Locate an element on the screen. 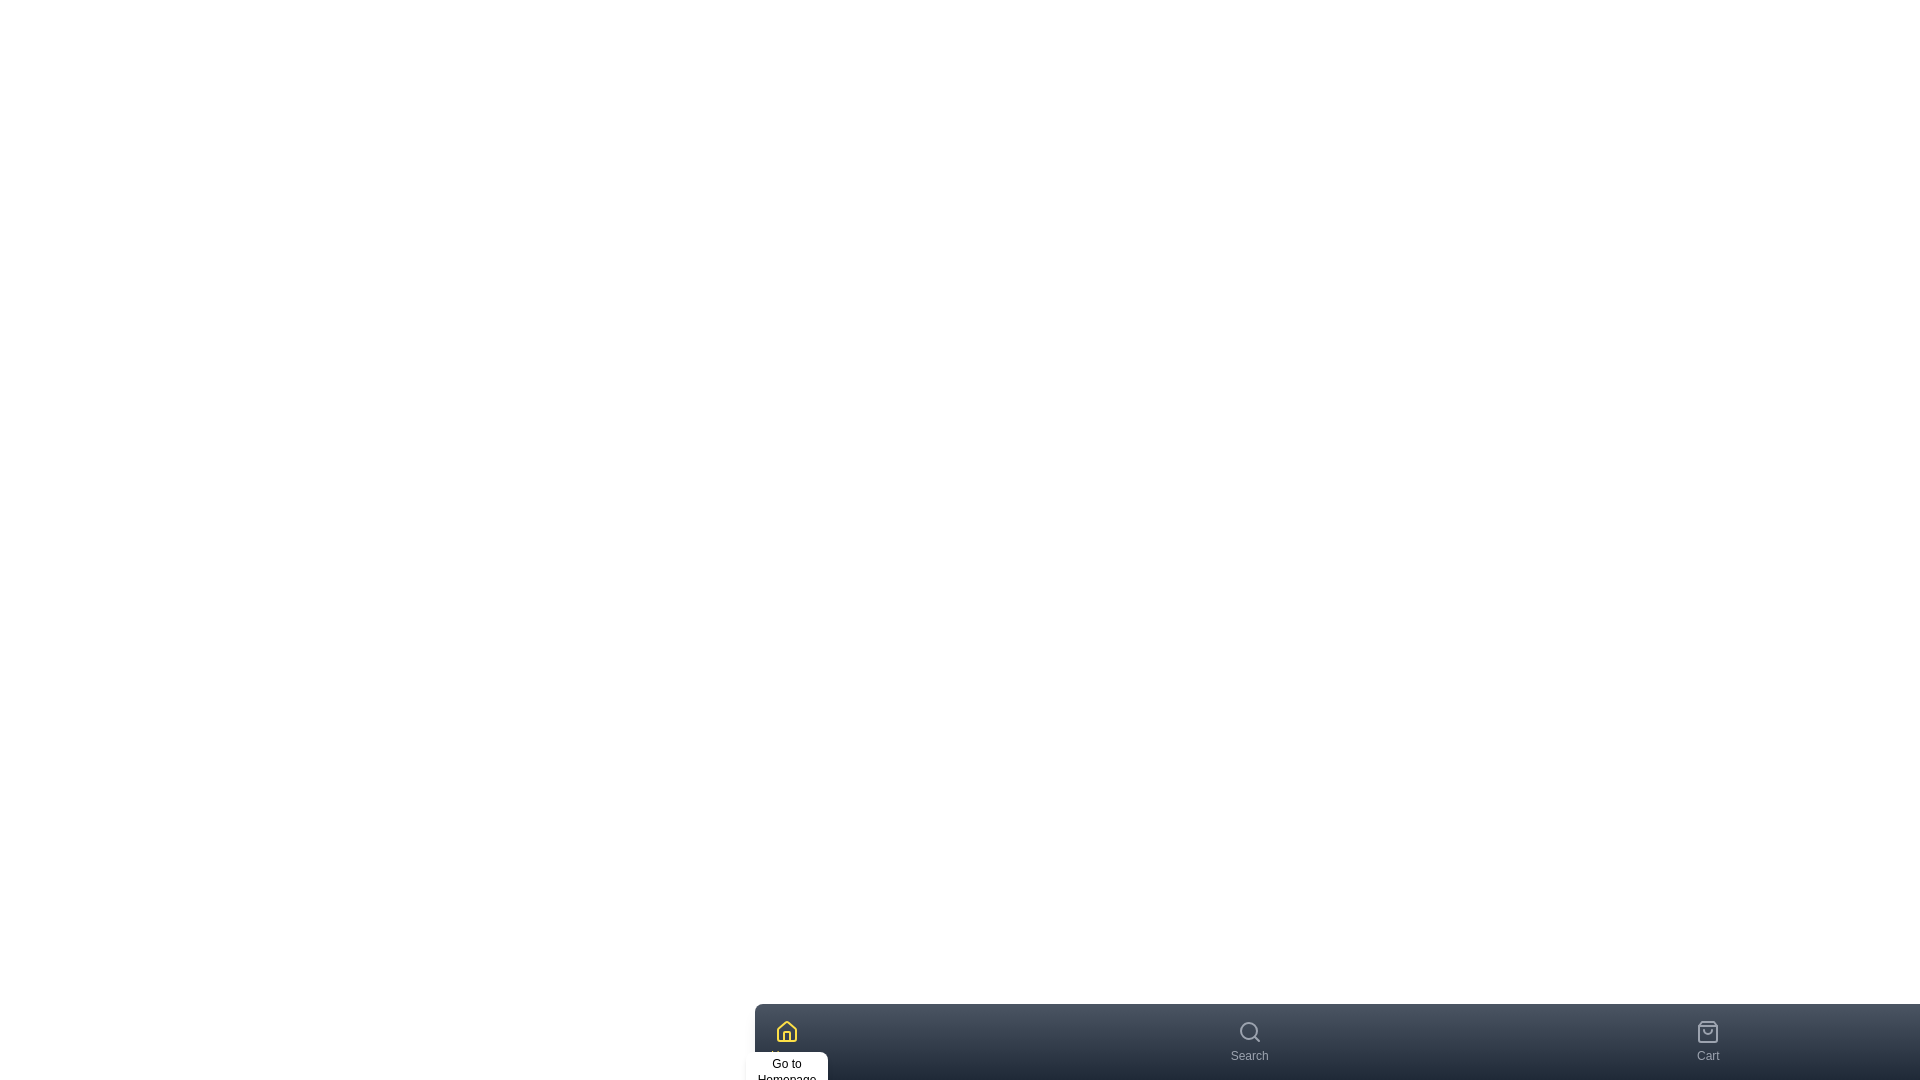 The width and height of the screenshot is (1920, 1080). the icon corresponding to Cart to view its tooltip is located at coordinates (1707, 1032).